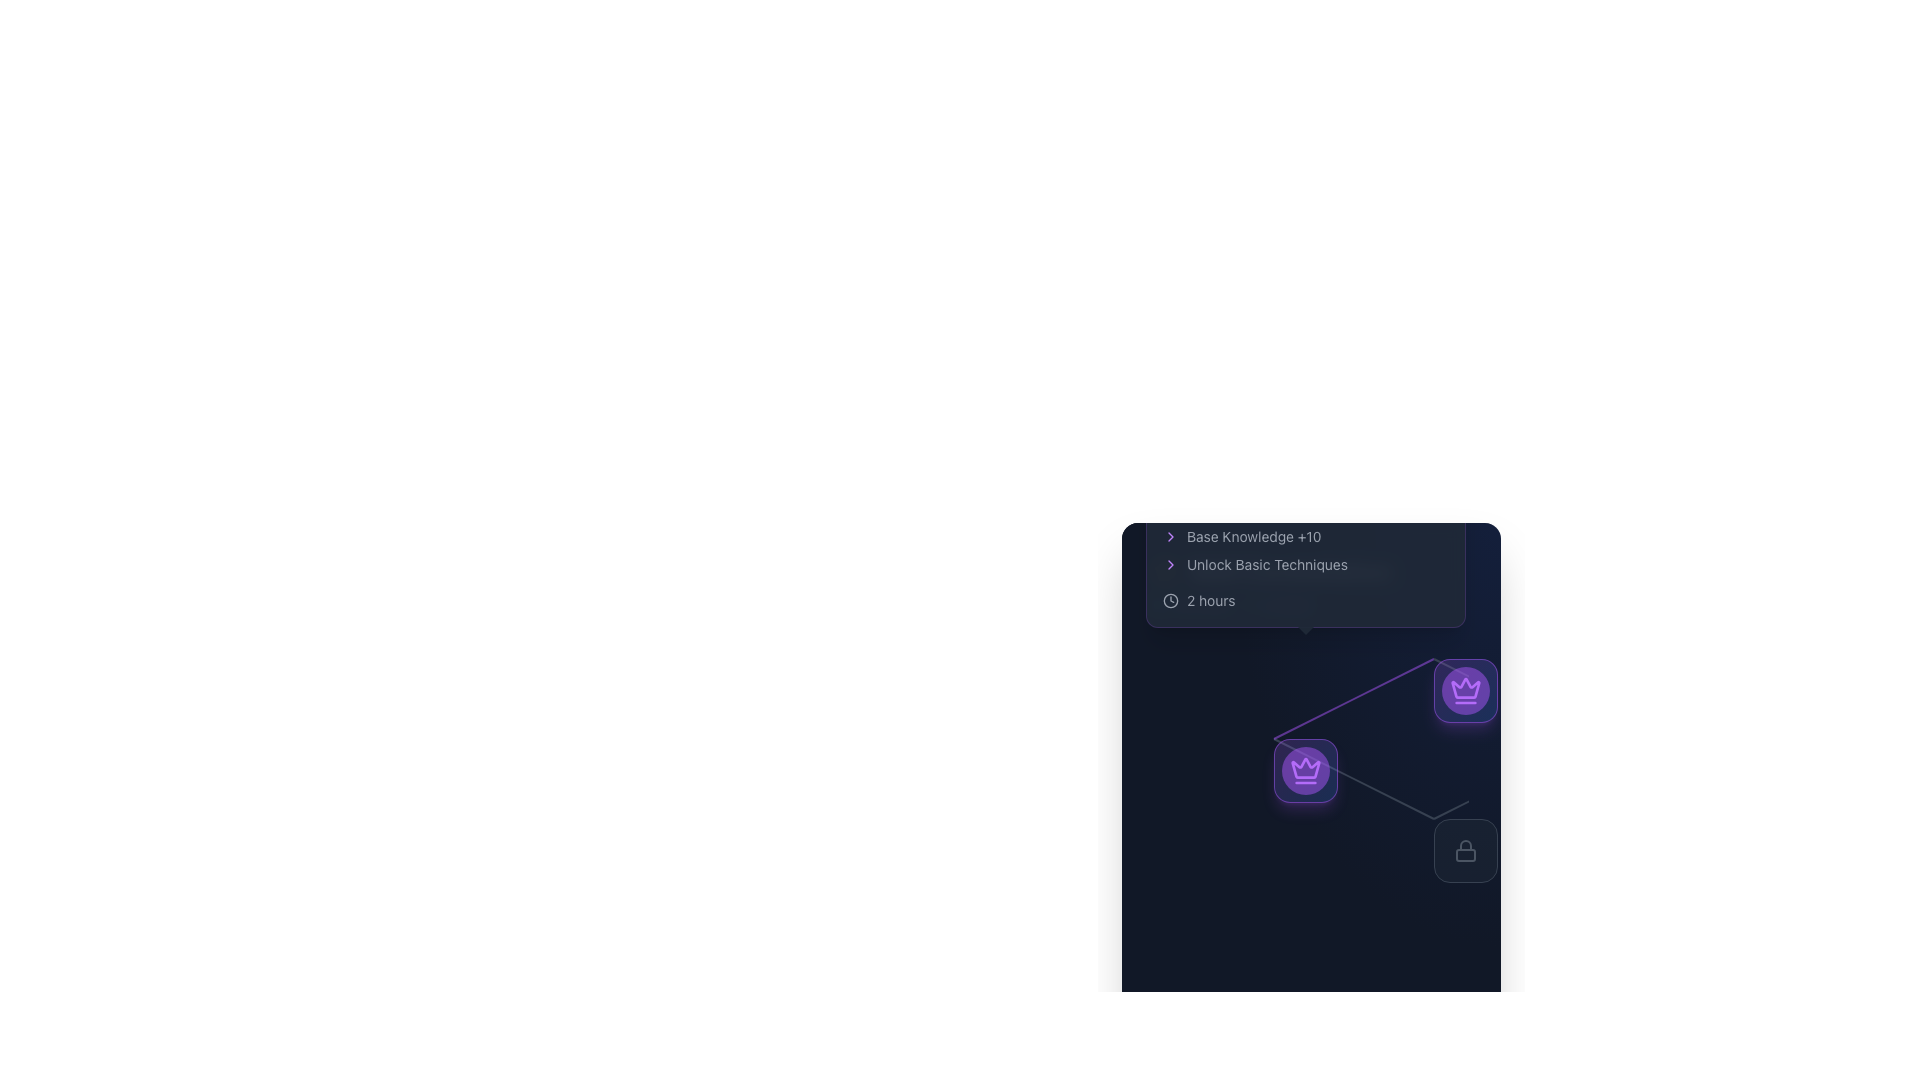  What do you see at coordinates (1305, 635) in the screenshot?
I see `the small triangular marker (UI Arrow Pointer) located directly beneath the popup box labeled 'Base Knowledge +10 Unlock Basic Techniques', positioned at the bottom middle of the box` at bounding box center [1305, 635].